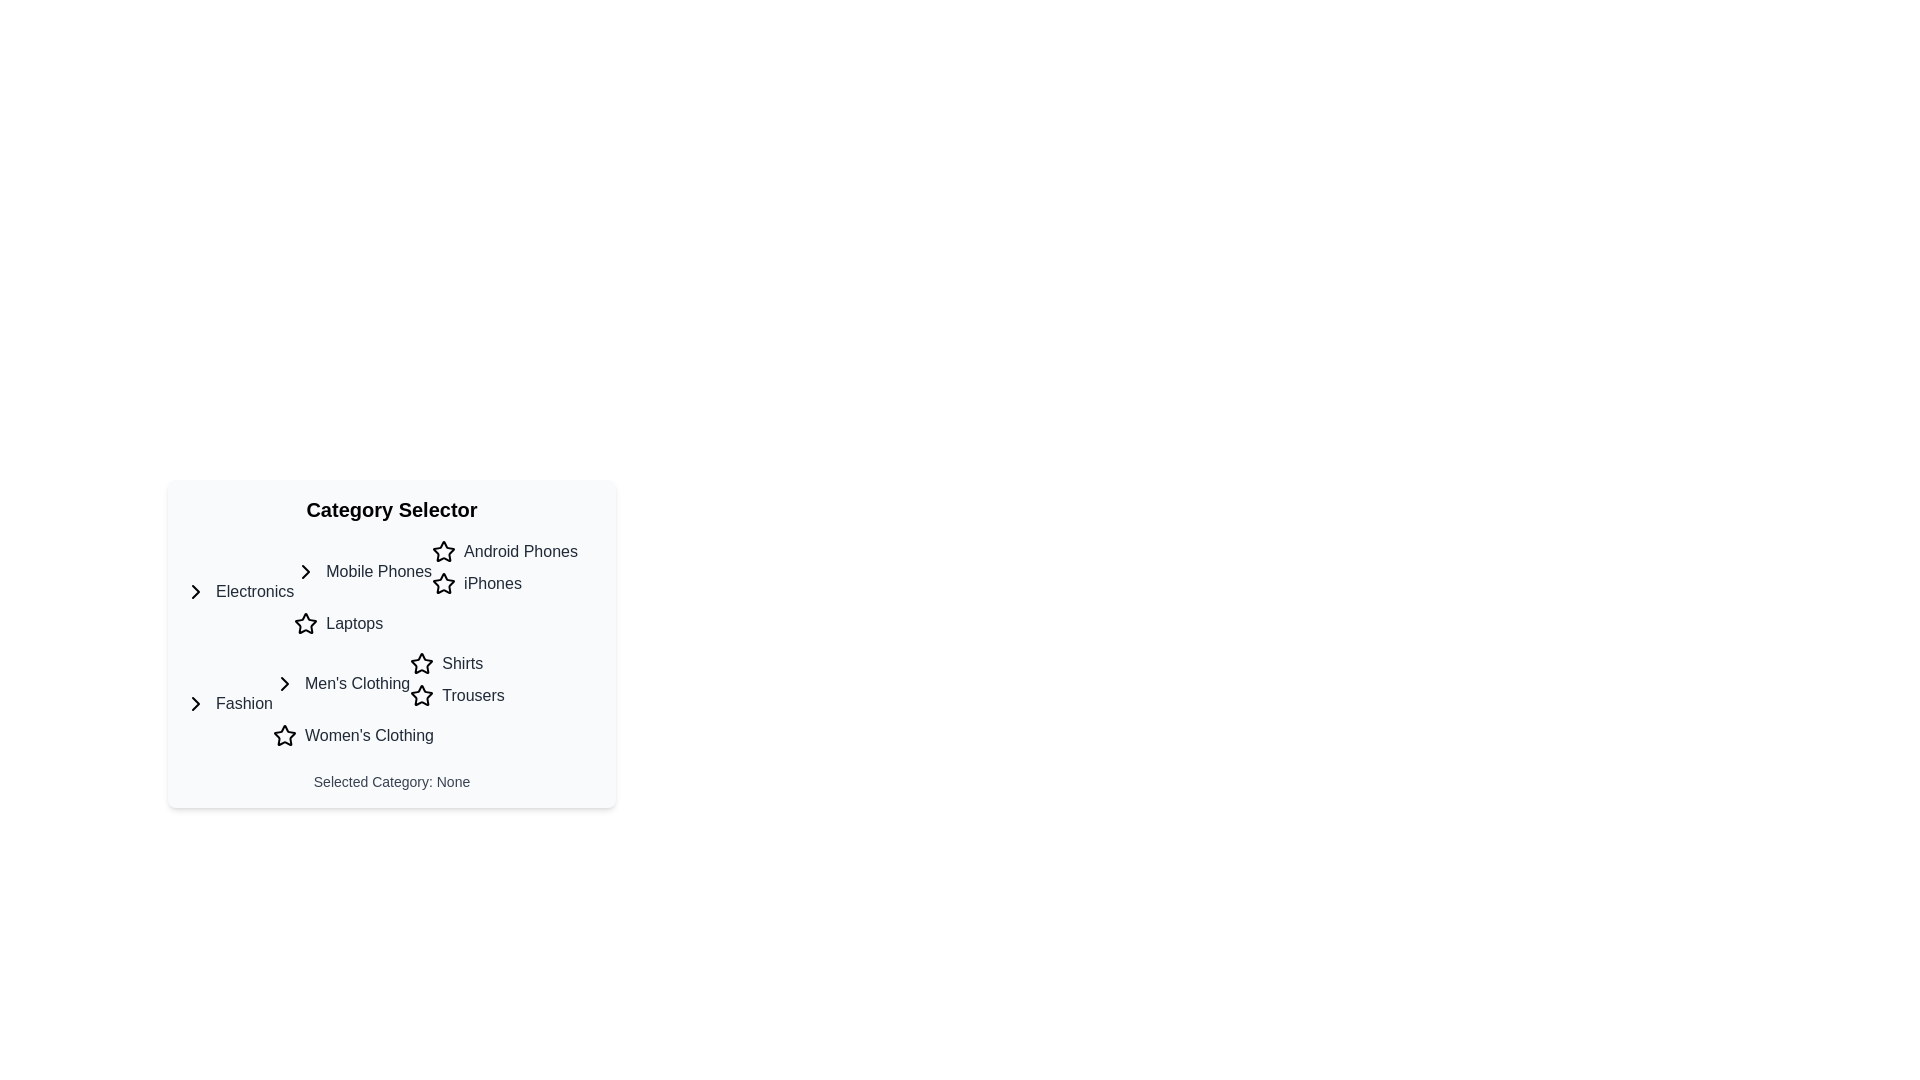 This screenshot has width=1920, height=1080. What do you see at coordinates (354, 623) in the screenshot?
I see `the clickable label under the 'Laptops' category in the 'Electronics' section` at bounding box center [354, 623].